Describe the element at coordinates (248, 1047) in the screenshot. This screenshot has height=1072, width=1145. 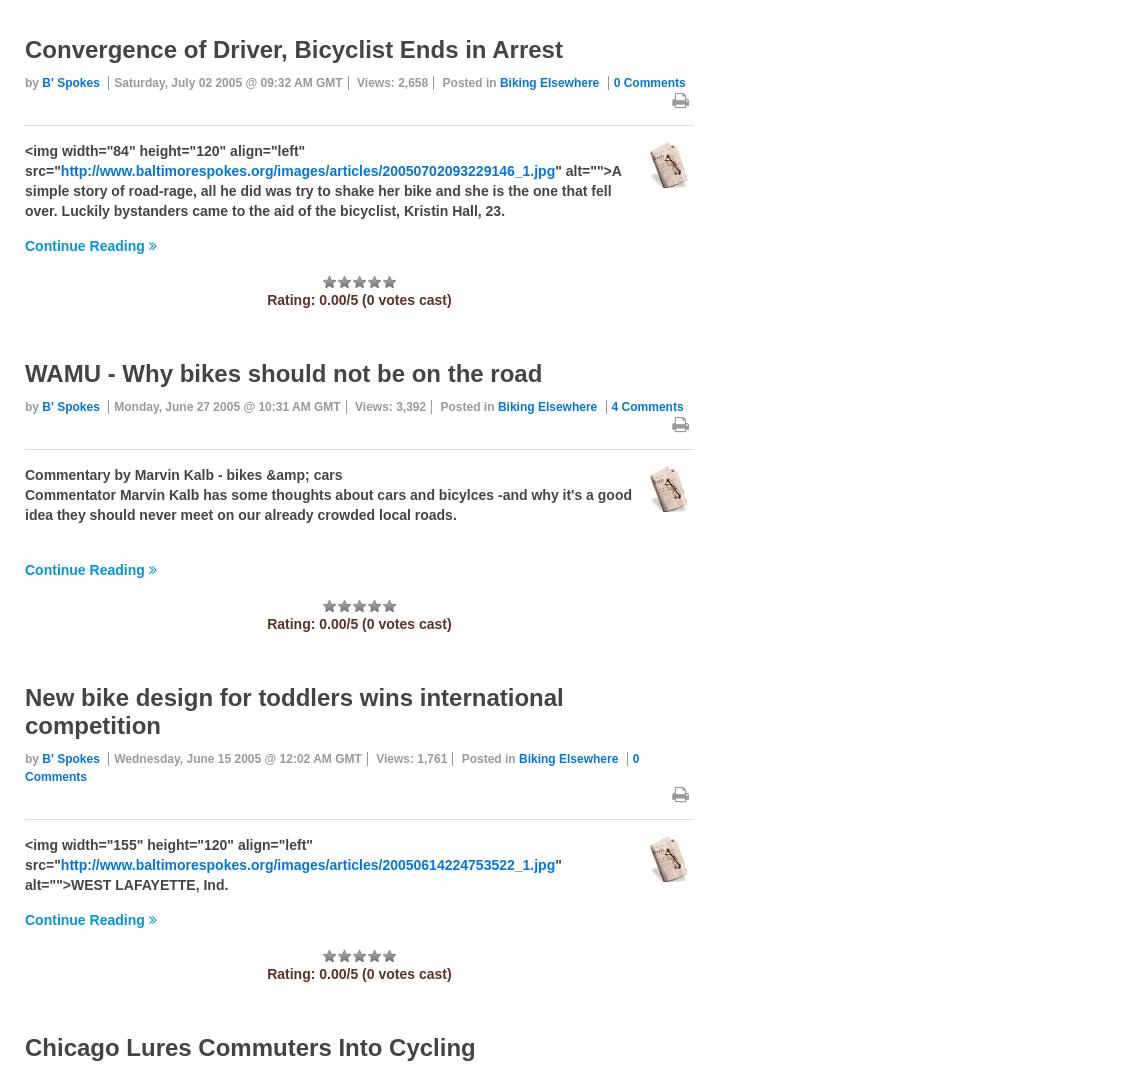
I see `'Chicago Lures Commuters Into Cycling'` at that location.